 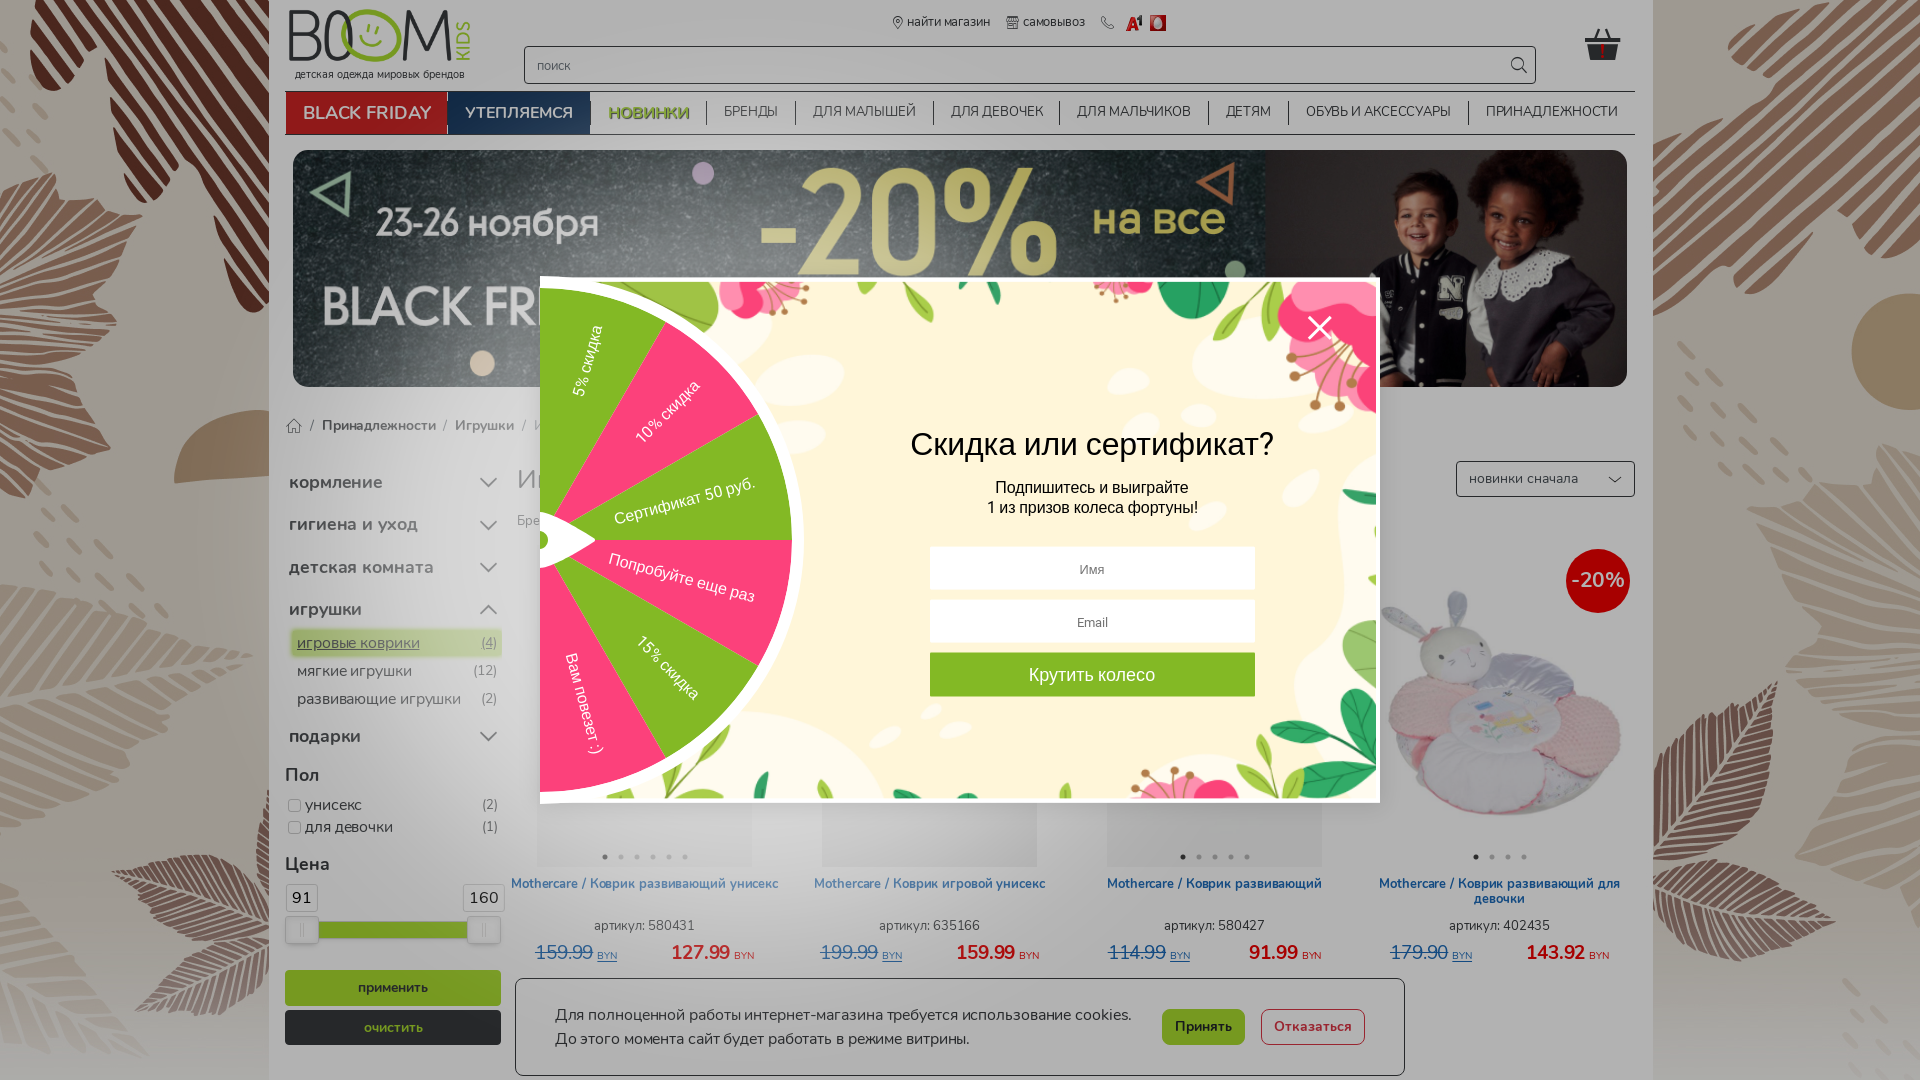 I want to click on '3', so click(x=634, y=855).